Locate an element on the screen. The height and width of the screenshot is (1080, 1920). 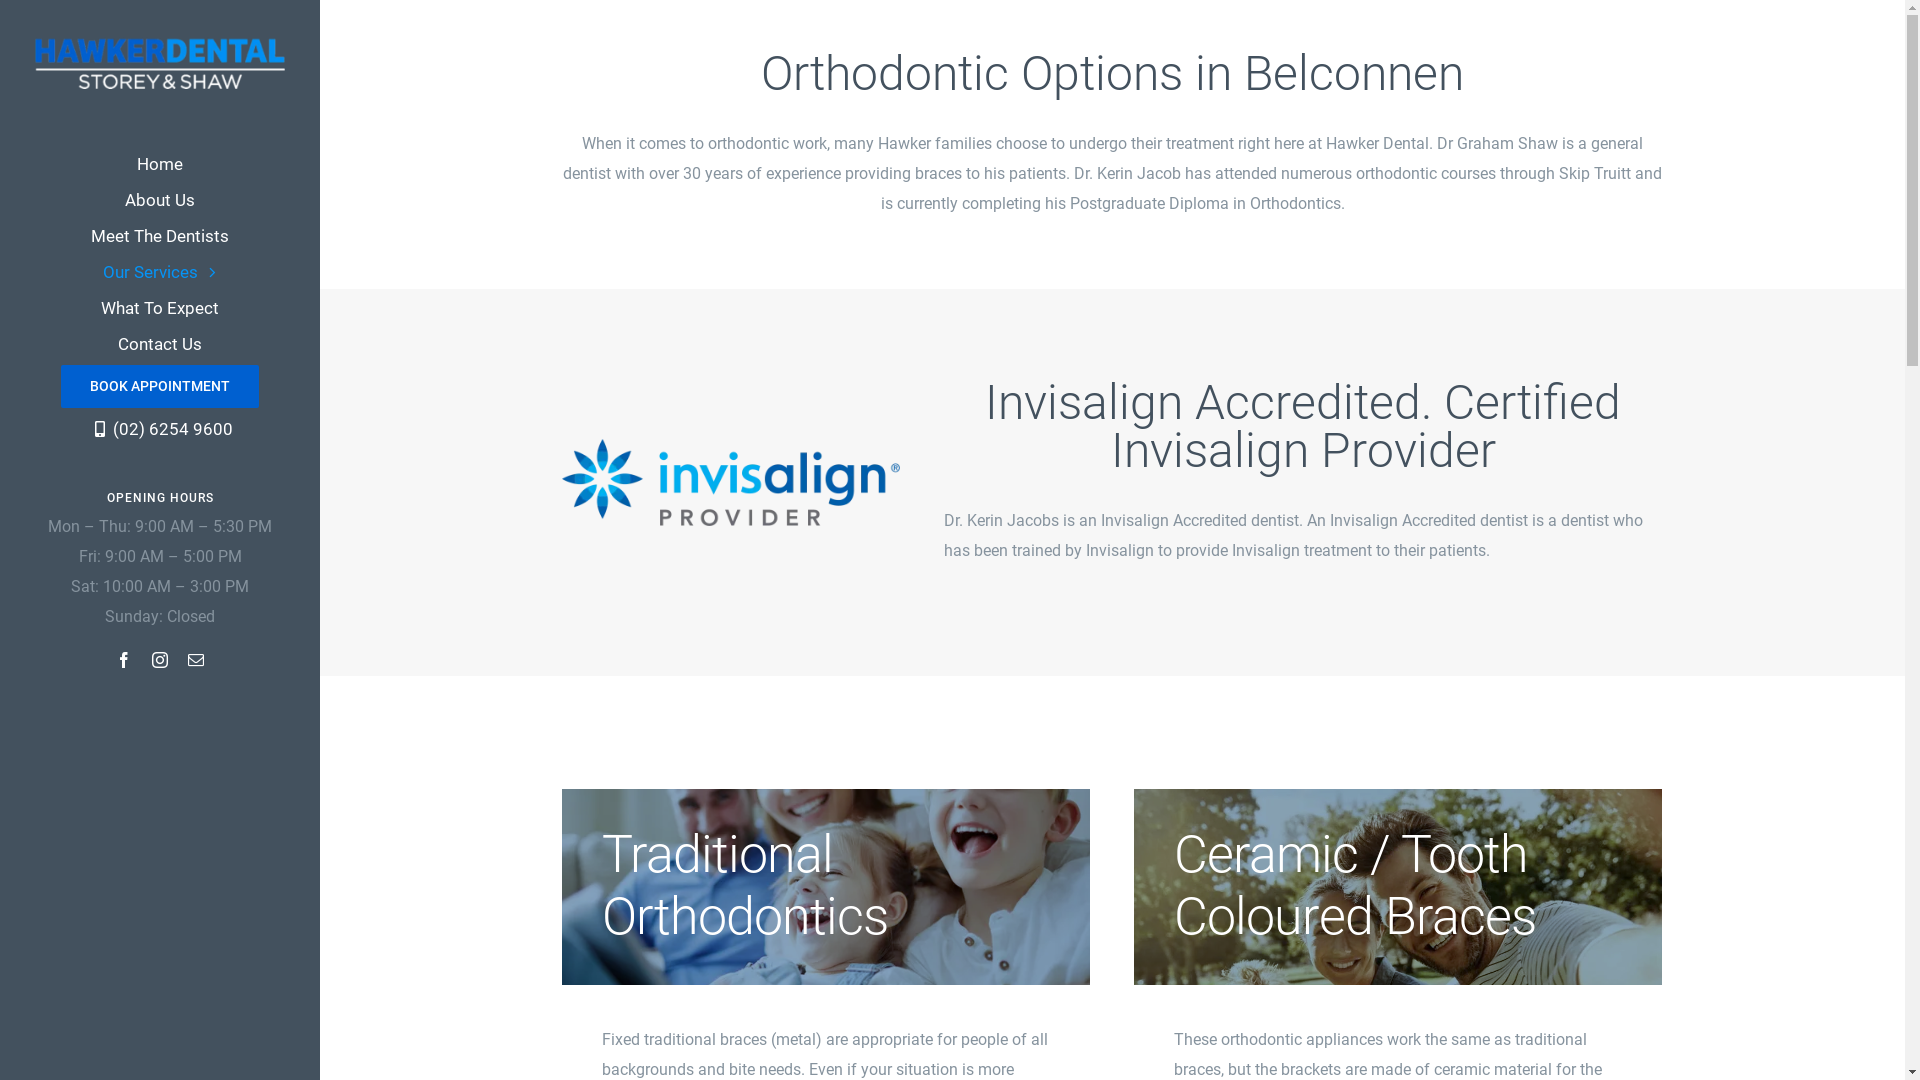
'Meet The Dentists' is located at coordinates (158, 234).